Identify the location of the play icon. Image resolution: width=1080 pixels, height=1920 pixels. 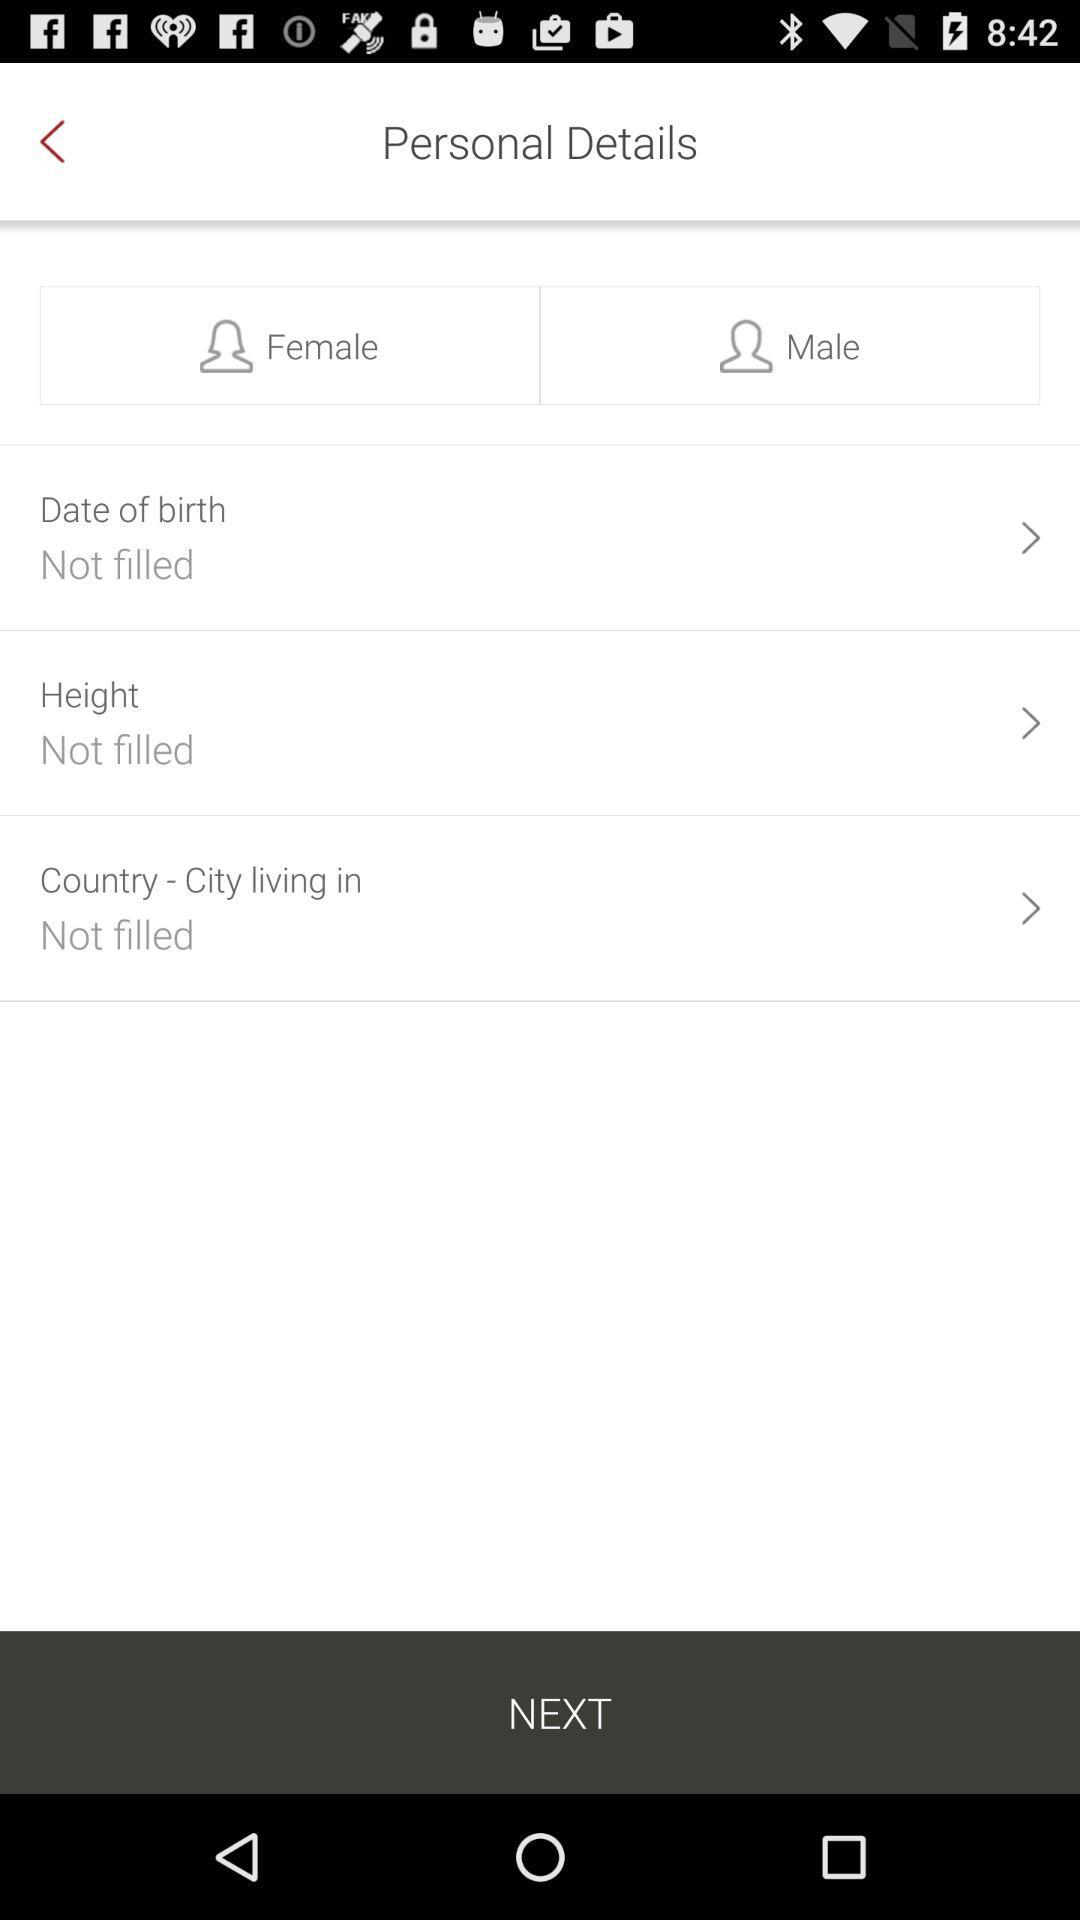
(1030, 772).